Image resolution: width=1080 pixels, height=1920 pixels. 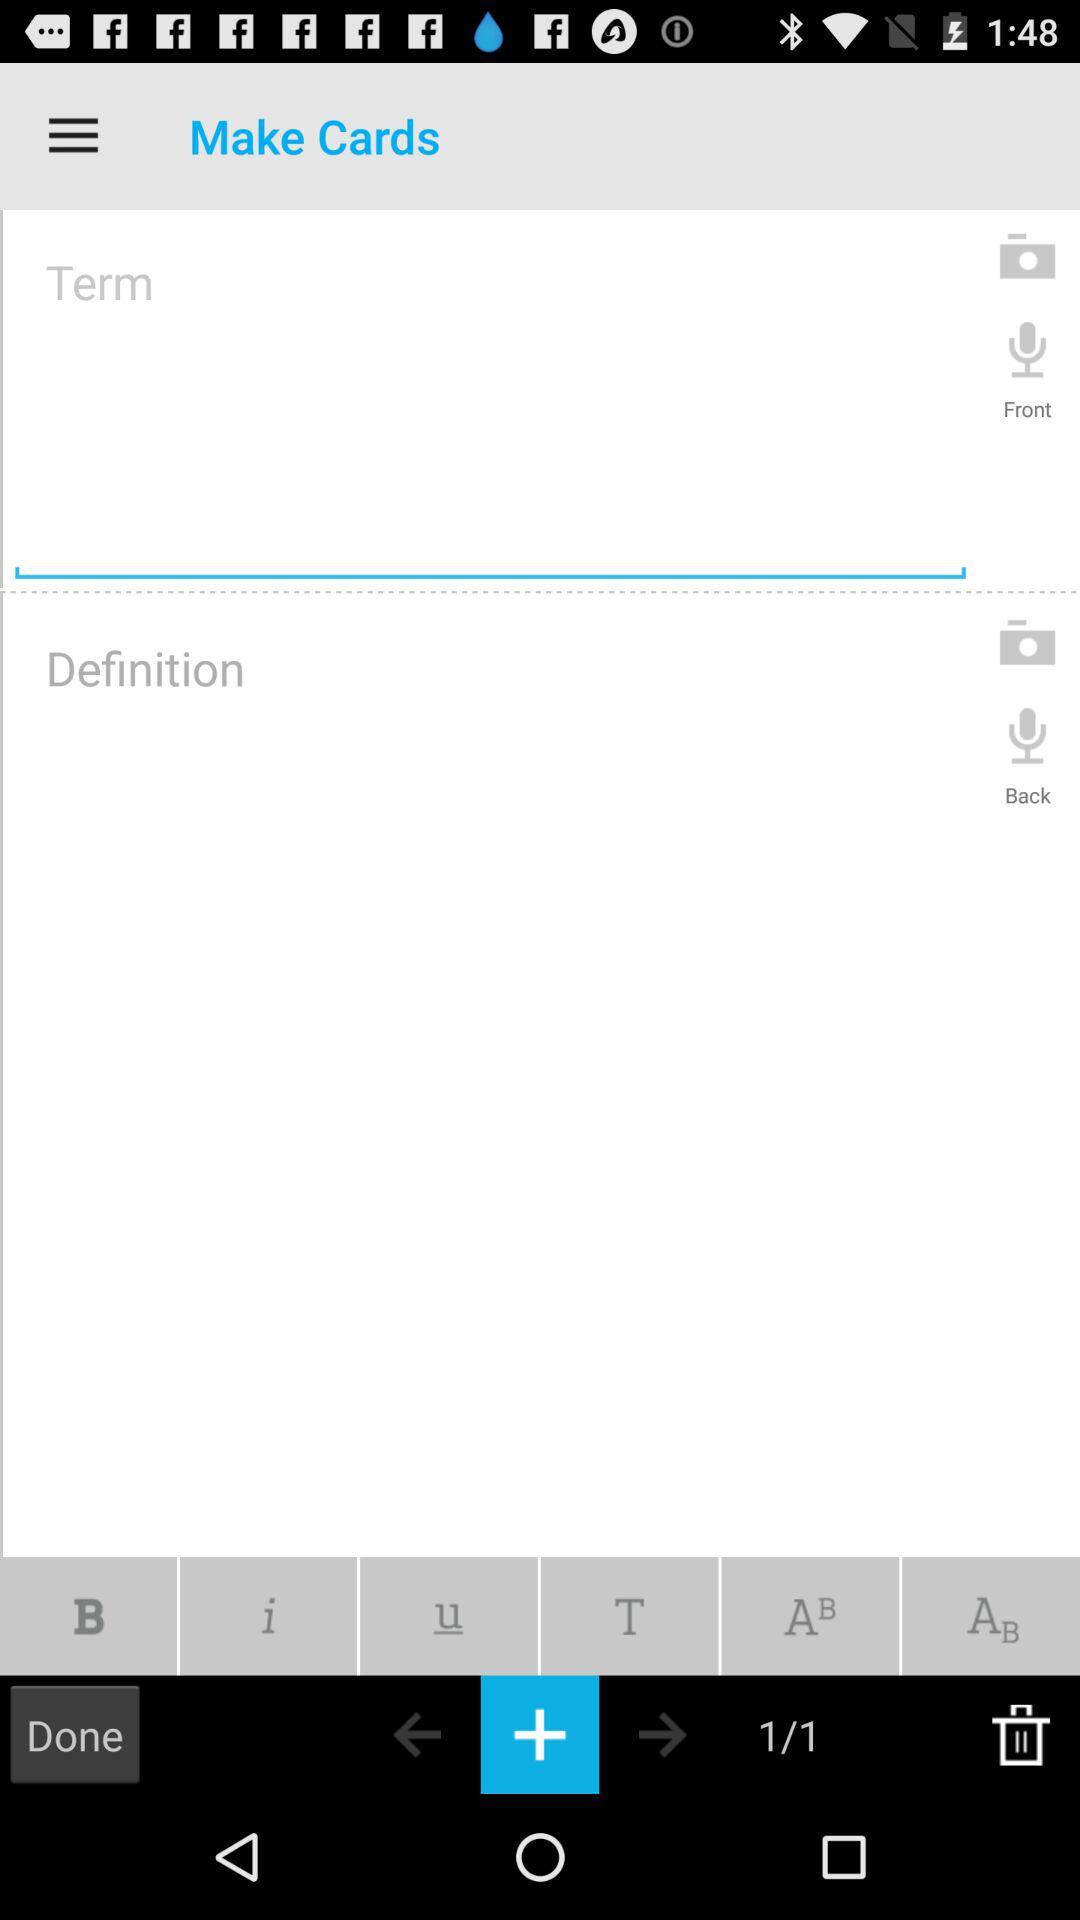 I want to click on format as superscript, so click(x=810, y=1616).